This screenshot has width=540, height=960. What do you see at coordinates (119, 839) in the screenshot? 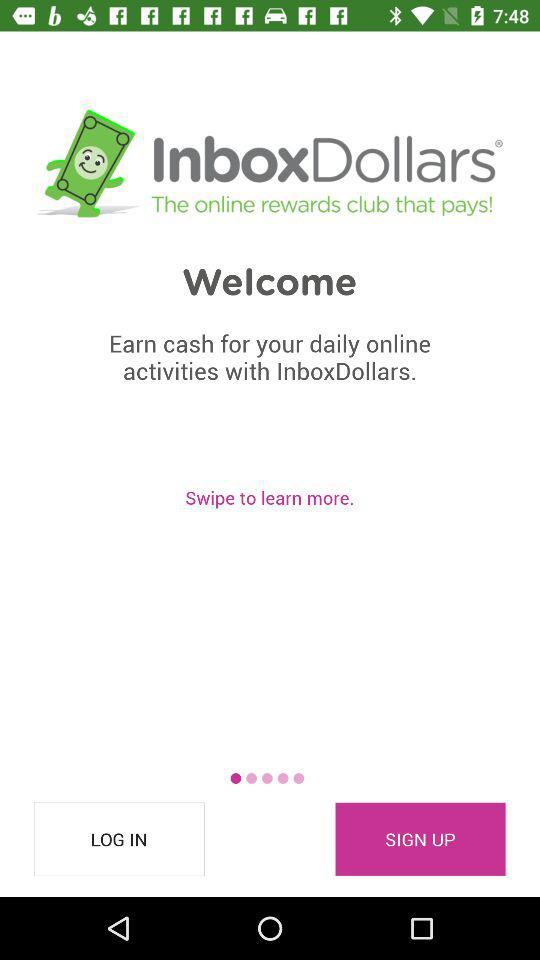
I see `the log in item` at bounding box center [119, 839].